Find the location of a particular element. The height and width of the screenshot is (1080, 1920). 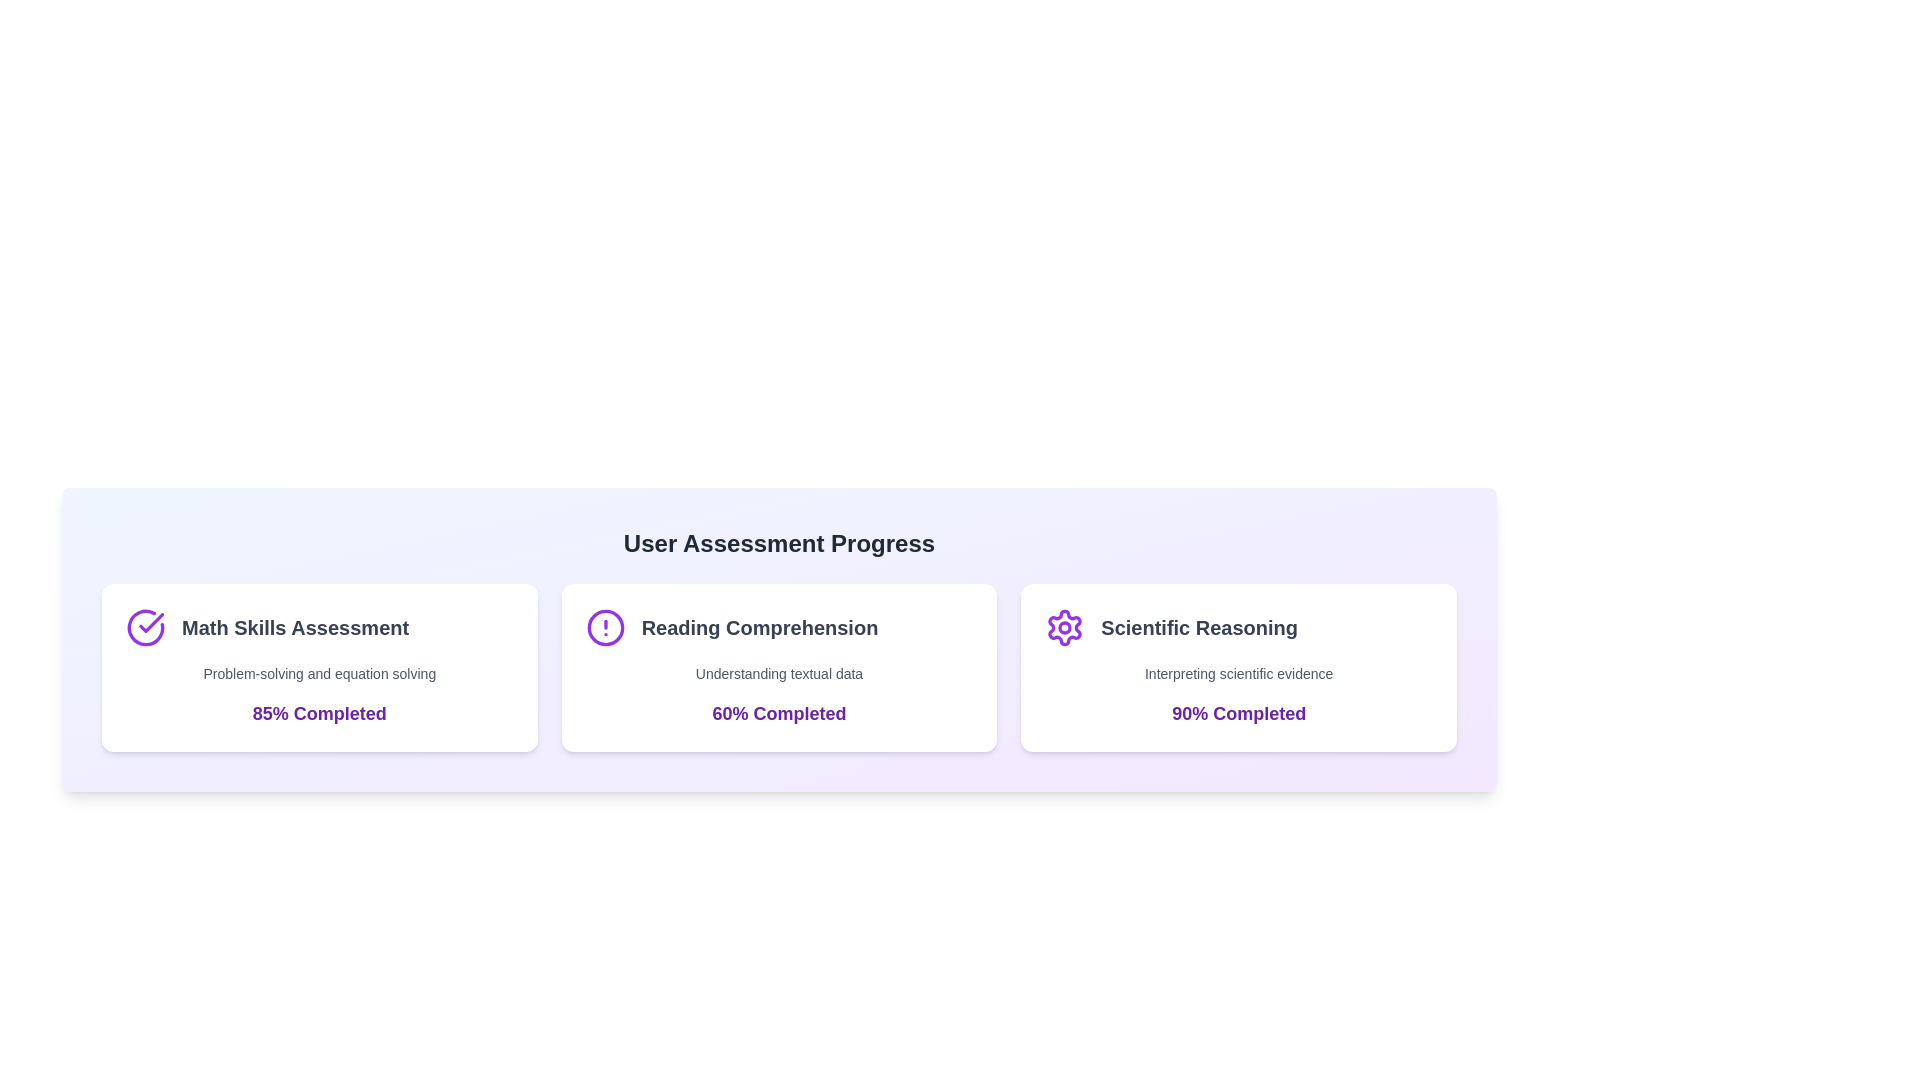

the text label displaying '60% Completed' that is styled in bold purple font, located at the bottom center of the 'Reading Comprehension' card, below 'Understanding textual data' is located at coordinates (778, 712).